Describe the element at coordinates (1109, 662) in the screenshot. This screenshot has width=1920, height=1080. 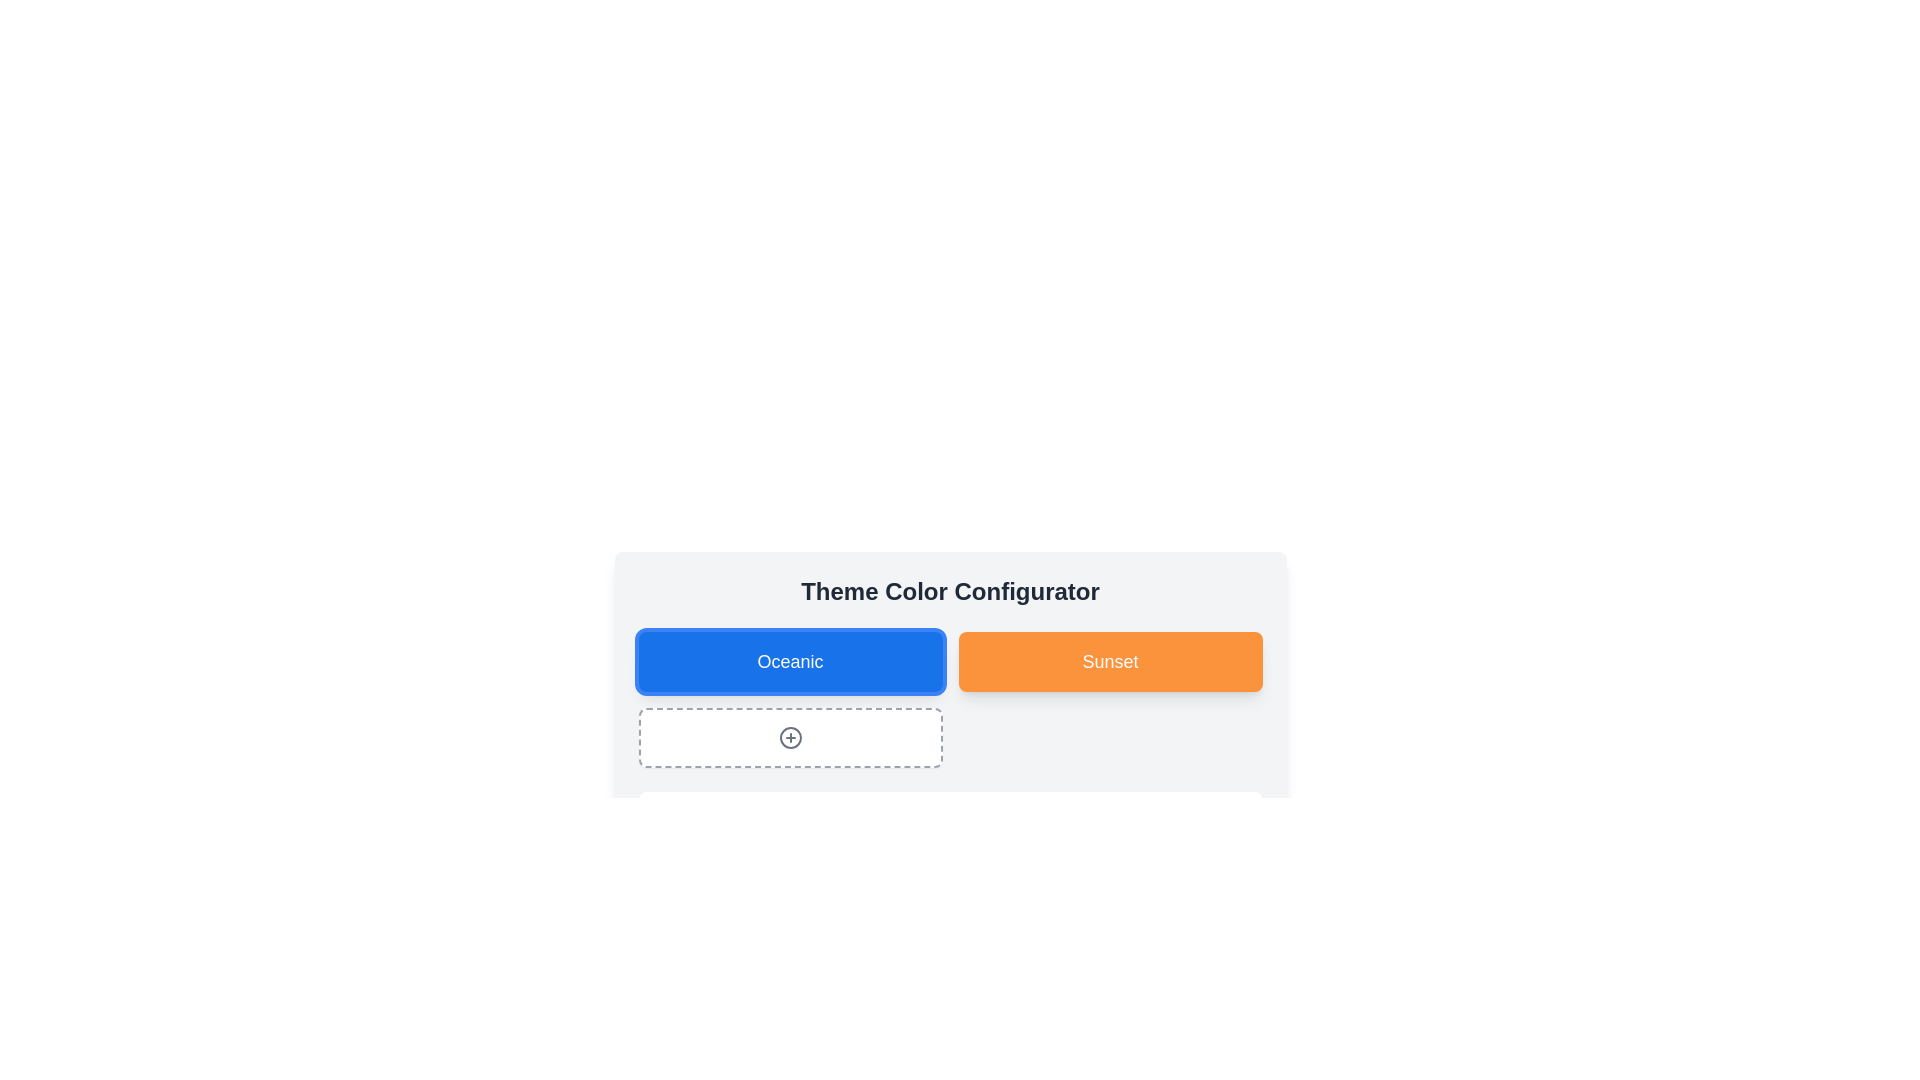
I see `the orange button labeled 'Sunset' located in the first row and second column of the 'Theme Color Configurator' section` at that location.